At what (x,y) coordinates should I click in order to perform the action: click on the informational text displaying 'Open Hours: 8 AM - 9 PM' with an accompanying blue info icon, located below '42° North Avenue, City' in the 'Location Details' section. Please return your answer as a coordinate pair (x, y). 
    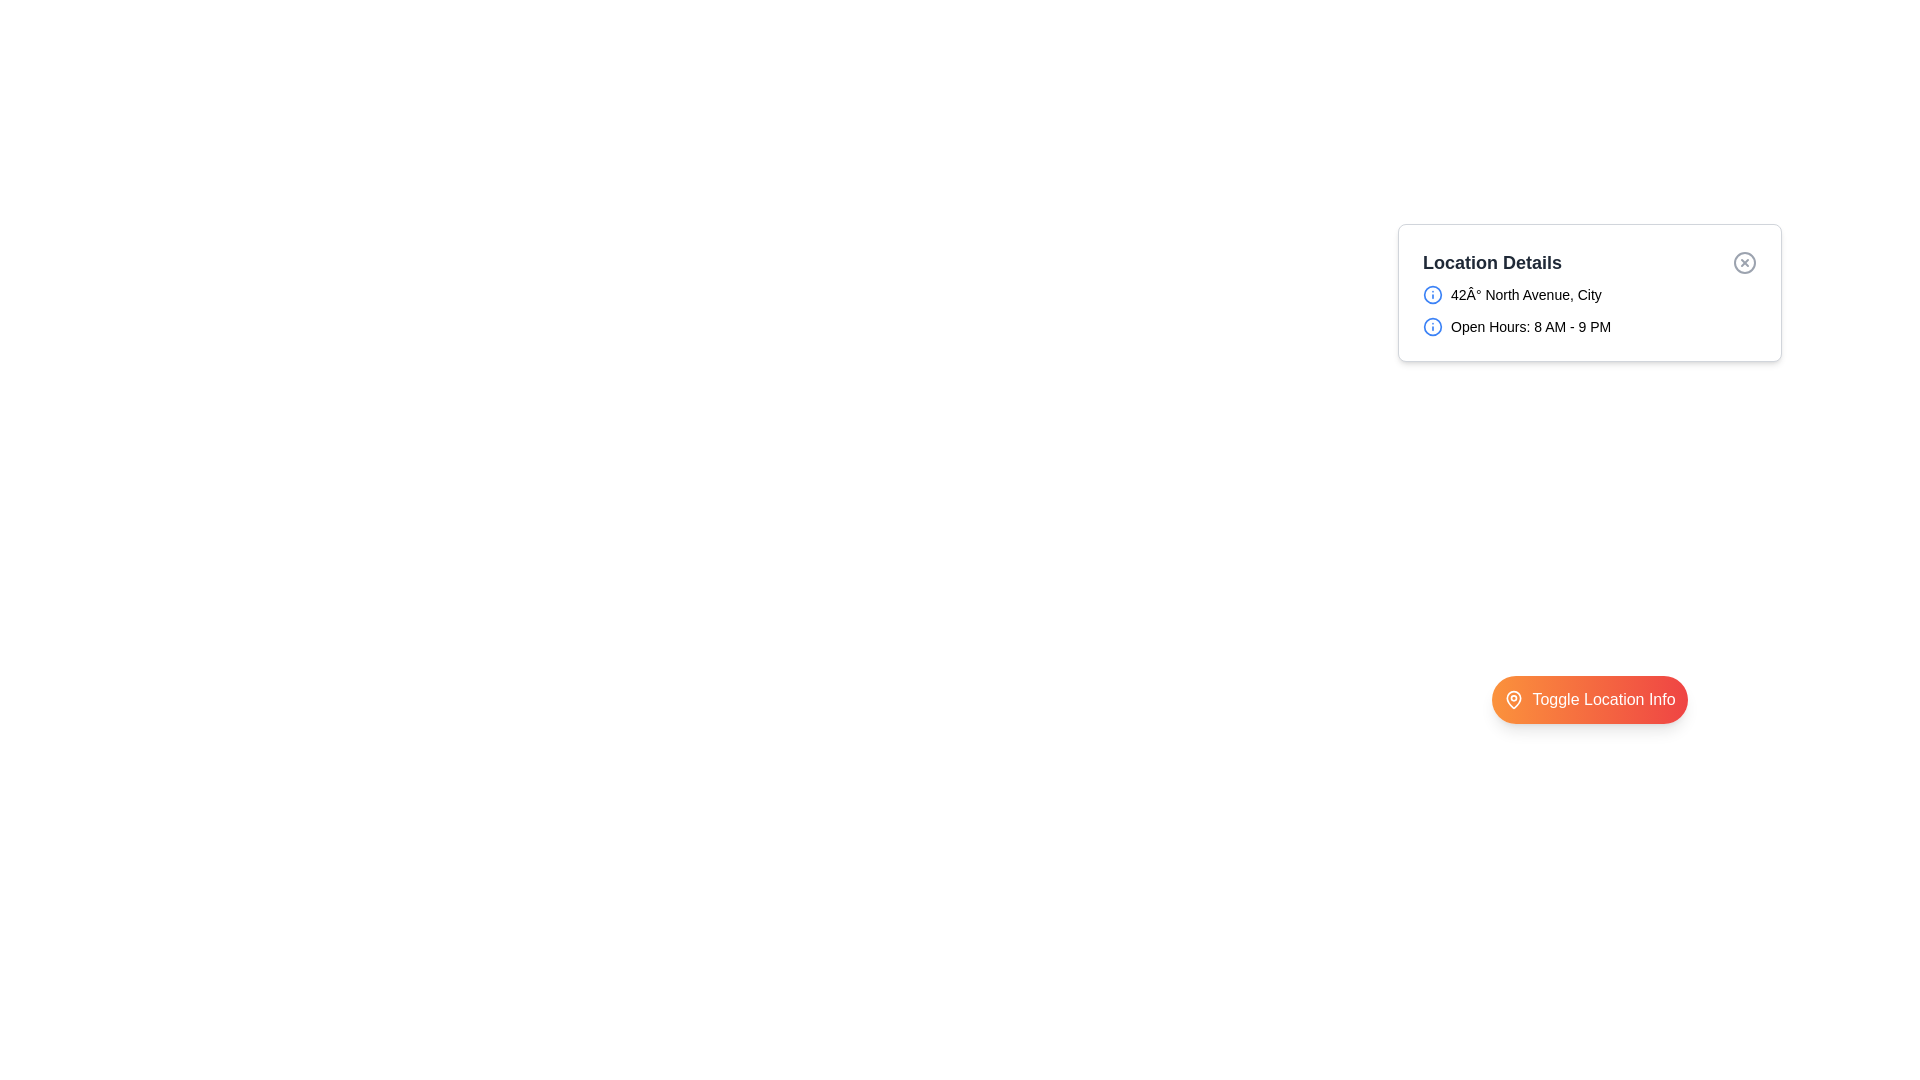
    Looking at the image, I should click on (1588, 326).